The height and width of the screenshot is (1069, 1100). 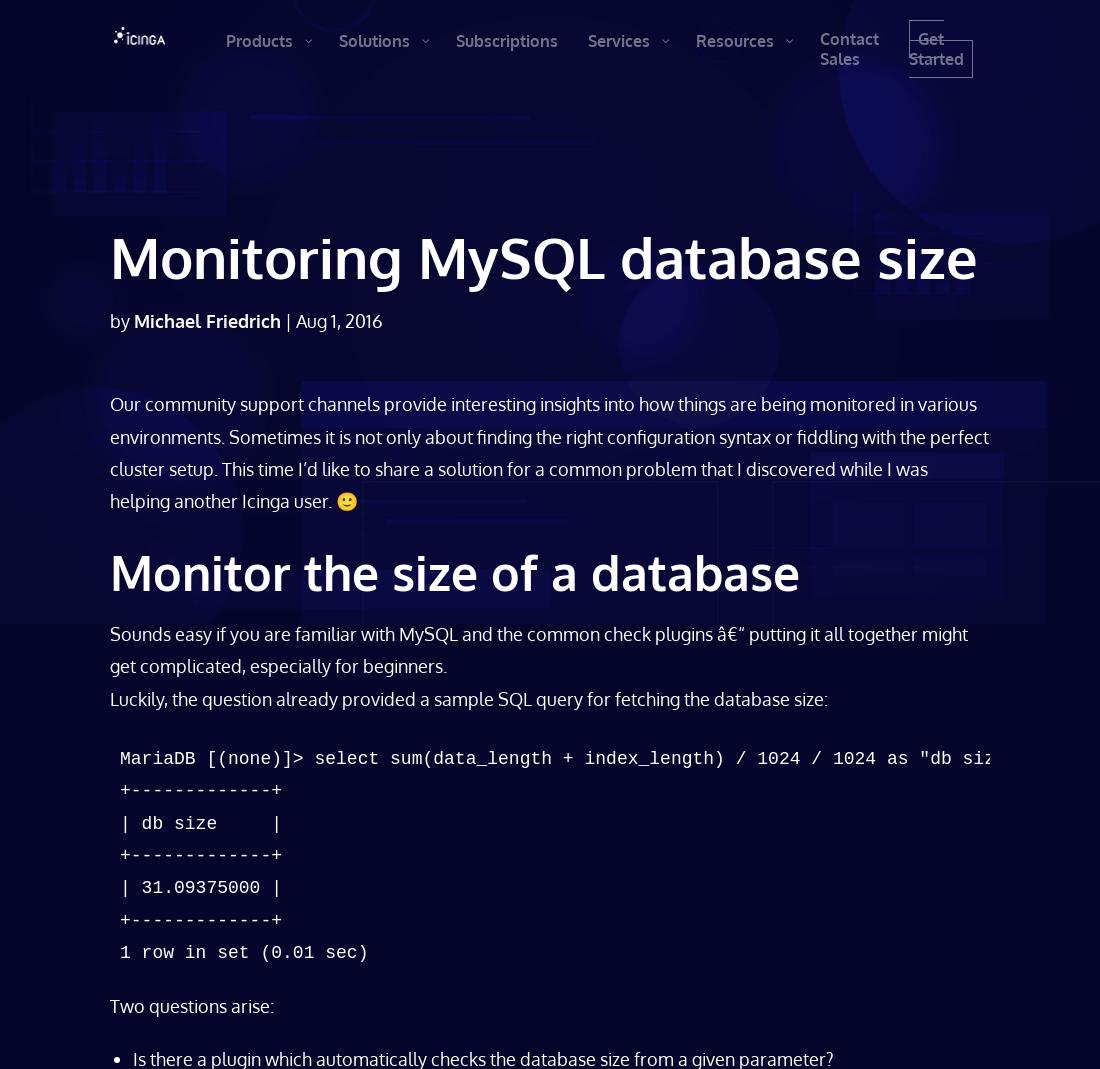 I want to click on 'Monitor the size of a database', so click(x=453, y=570).